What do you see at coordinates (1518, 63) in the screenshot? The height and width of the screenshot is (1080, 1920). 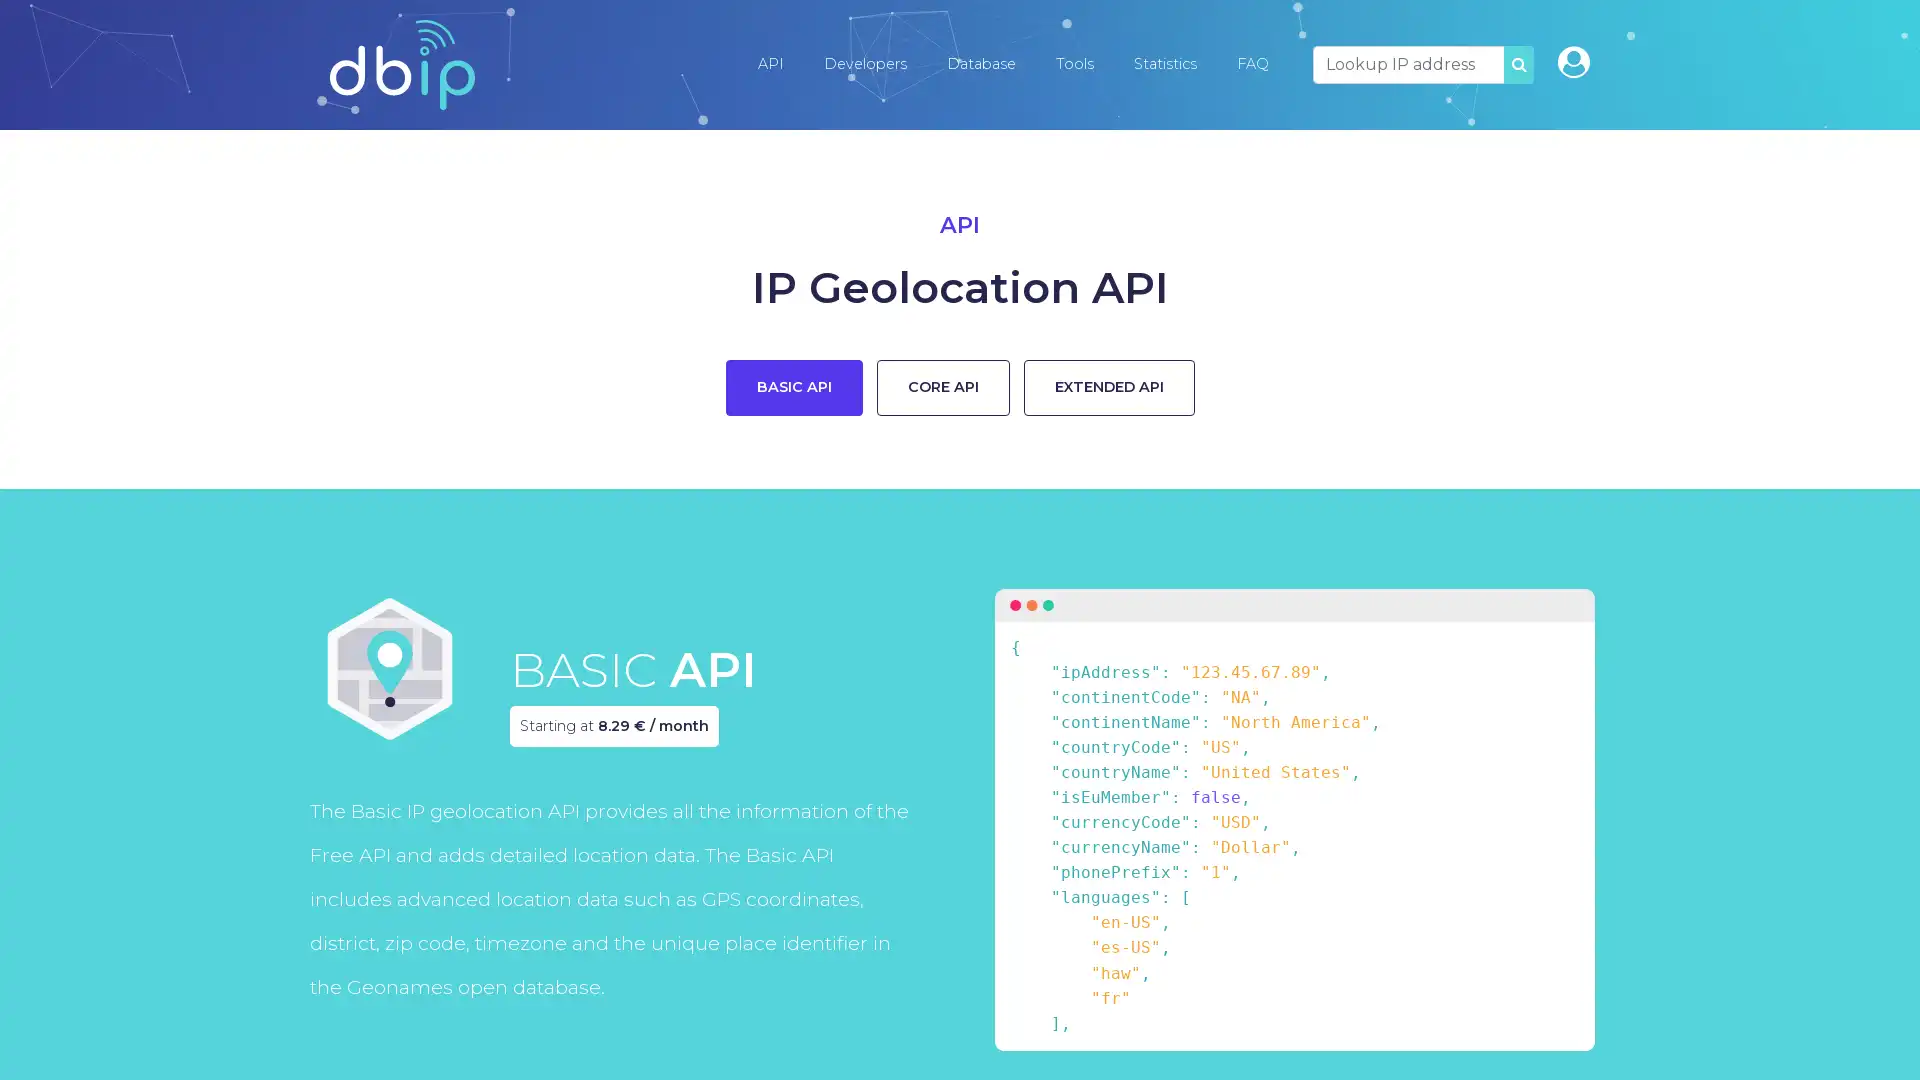 I see `SEARCH` at bounding box center [1518, 63].